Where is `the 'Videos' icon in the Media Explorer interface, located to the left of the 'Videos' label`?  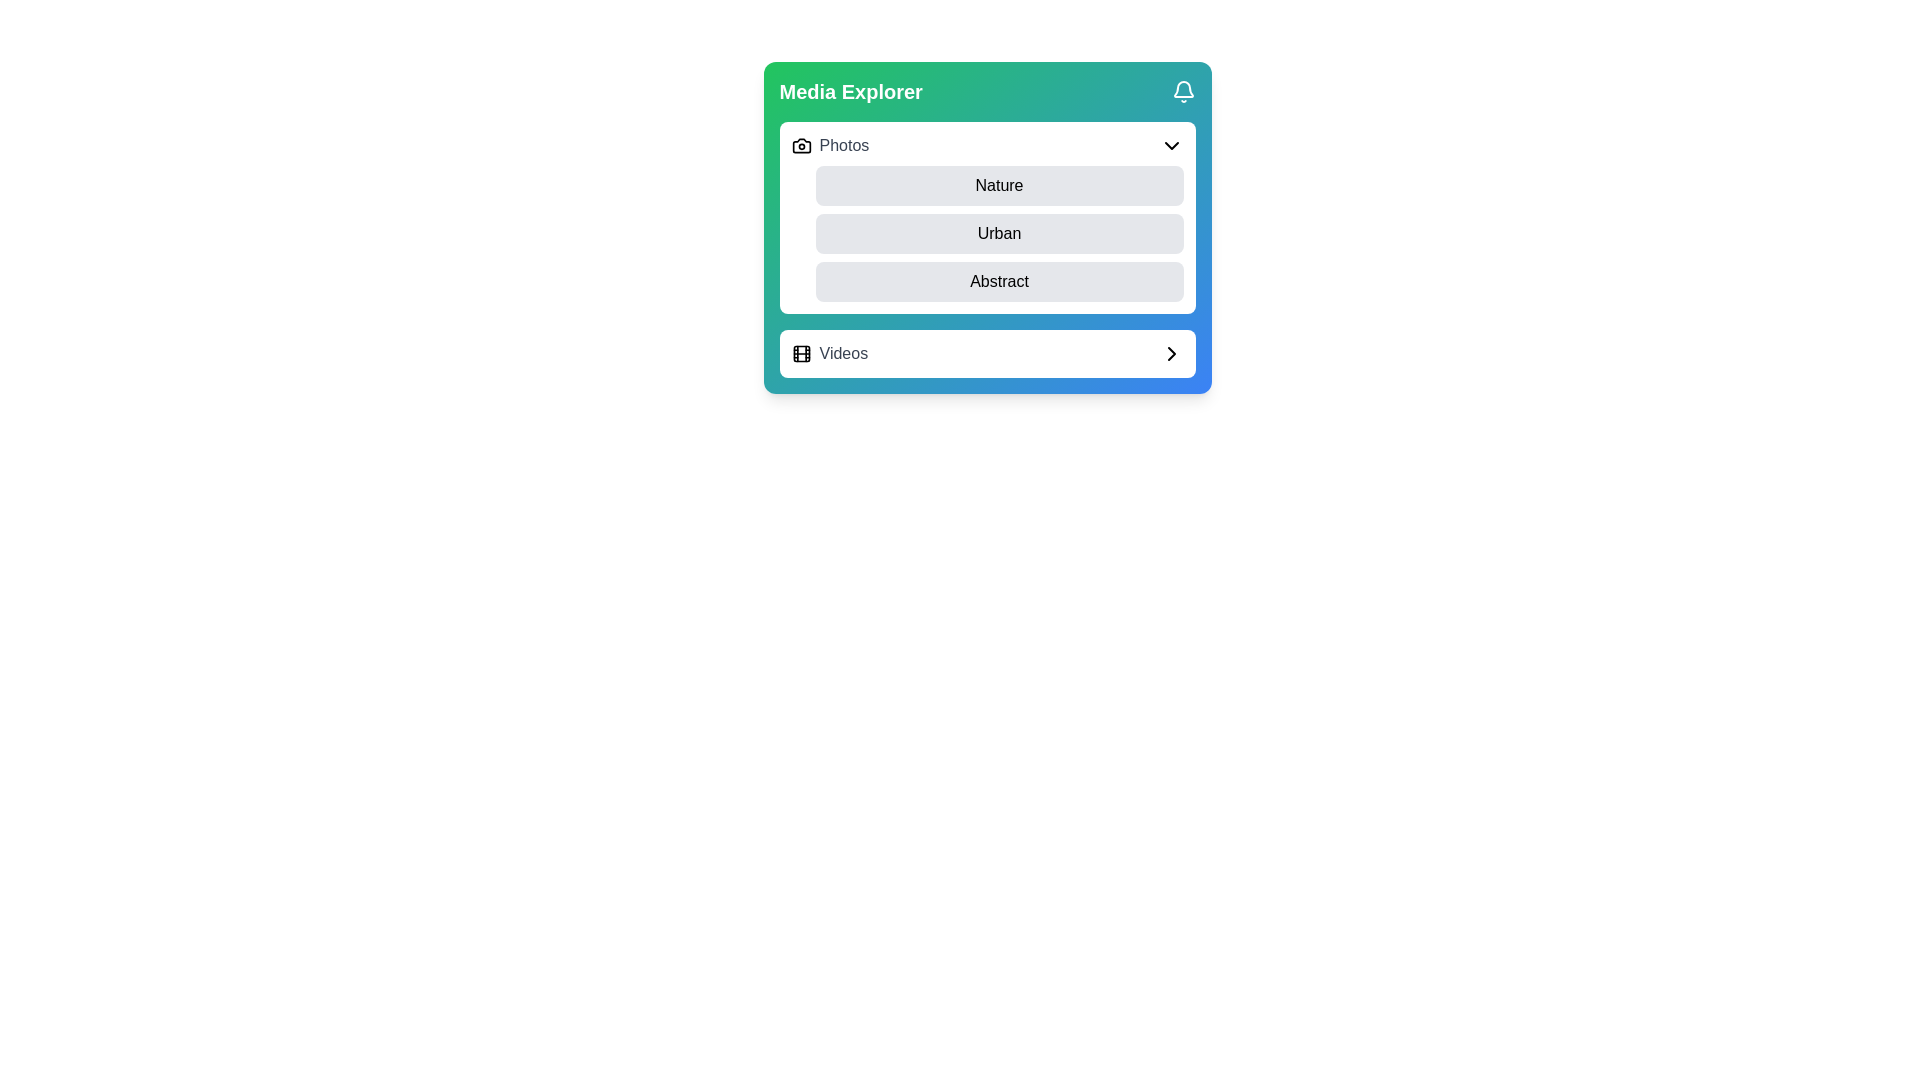
the 'Videos' icon in the Media Explorer interface, located to the left of the 'Videos' label is located at coordinates (801, 353).